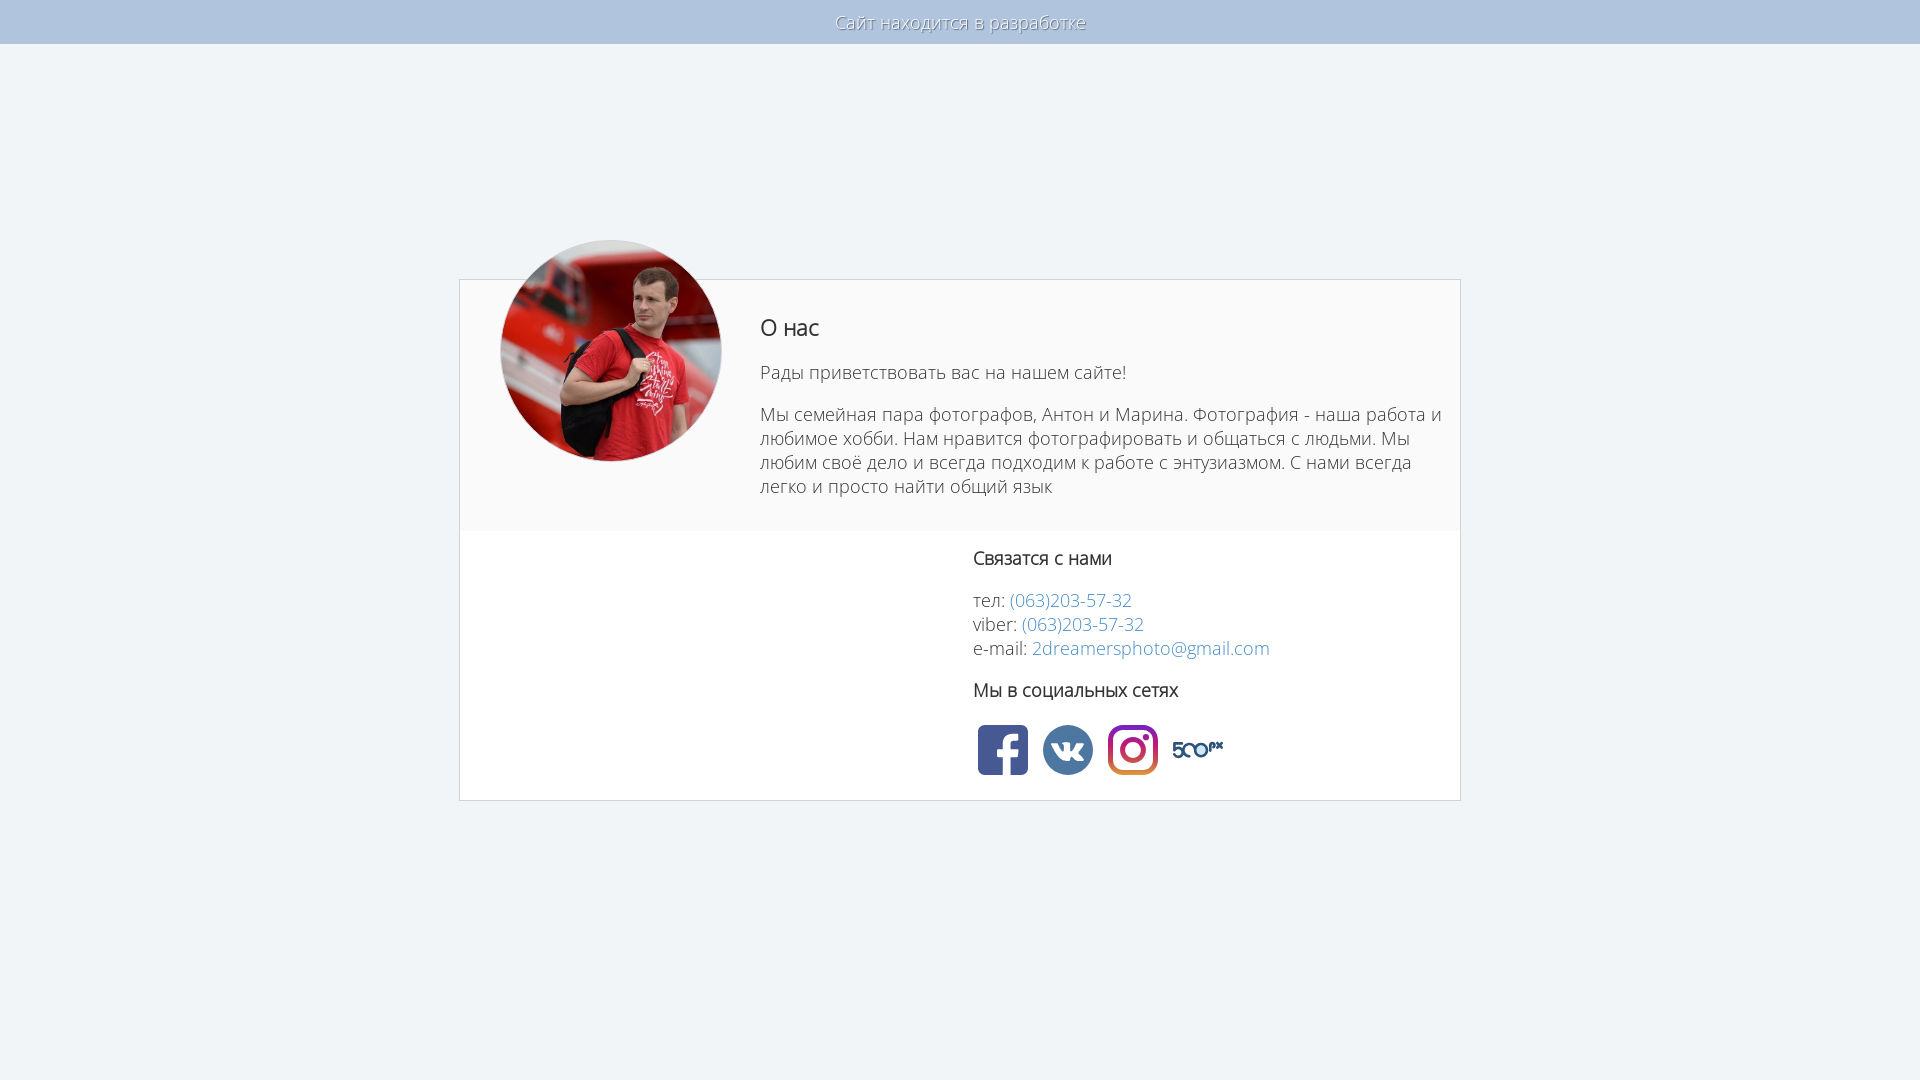 This screenshot has height=1080, width=1920. What do you see at coordinates (1040, 749) in the screenshot?
I see `'Vkontakte'` at bounding box center [1040, 749].